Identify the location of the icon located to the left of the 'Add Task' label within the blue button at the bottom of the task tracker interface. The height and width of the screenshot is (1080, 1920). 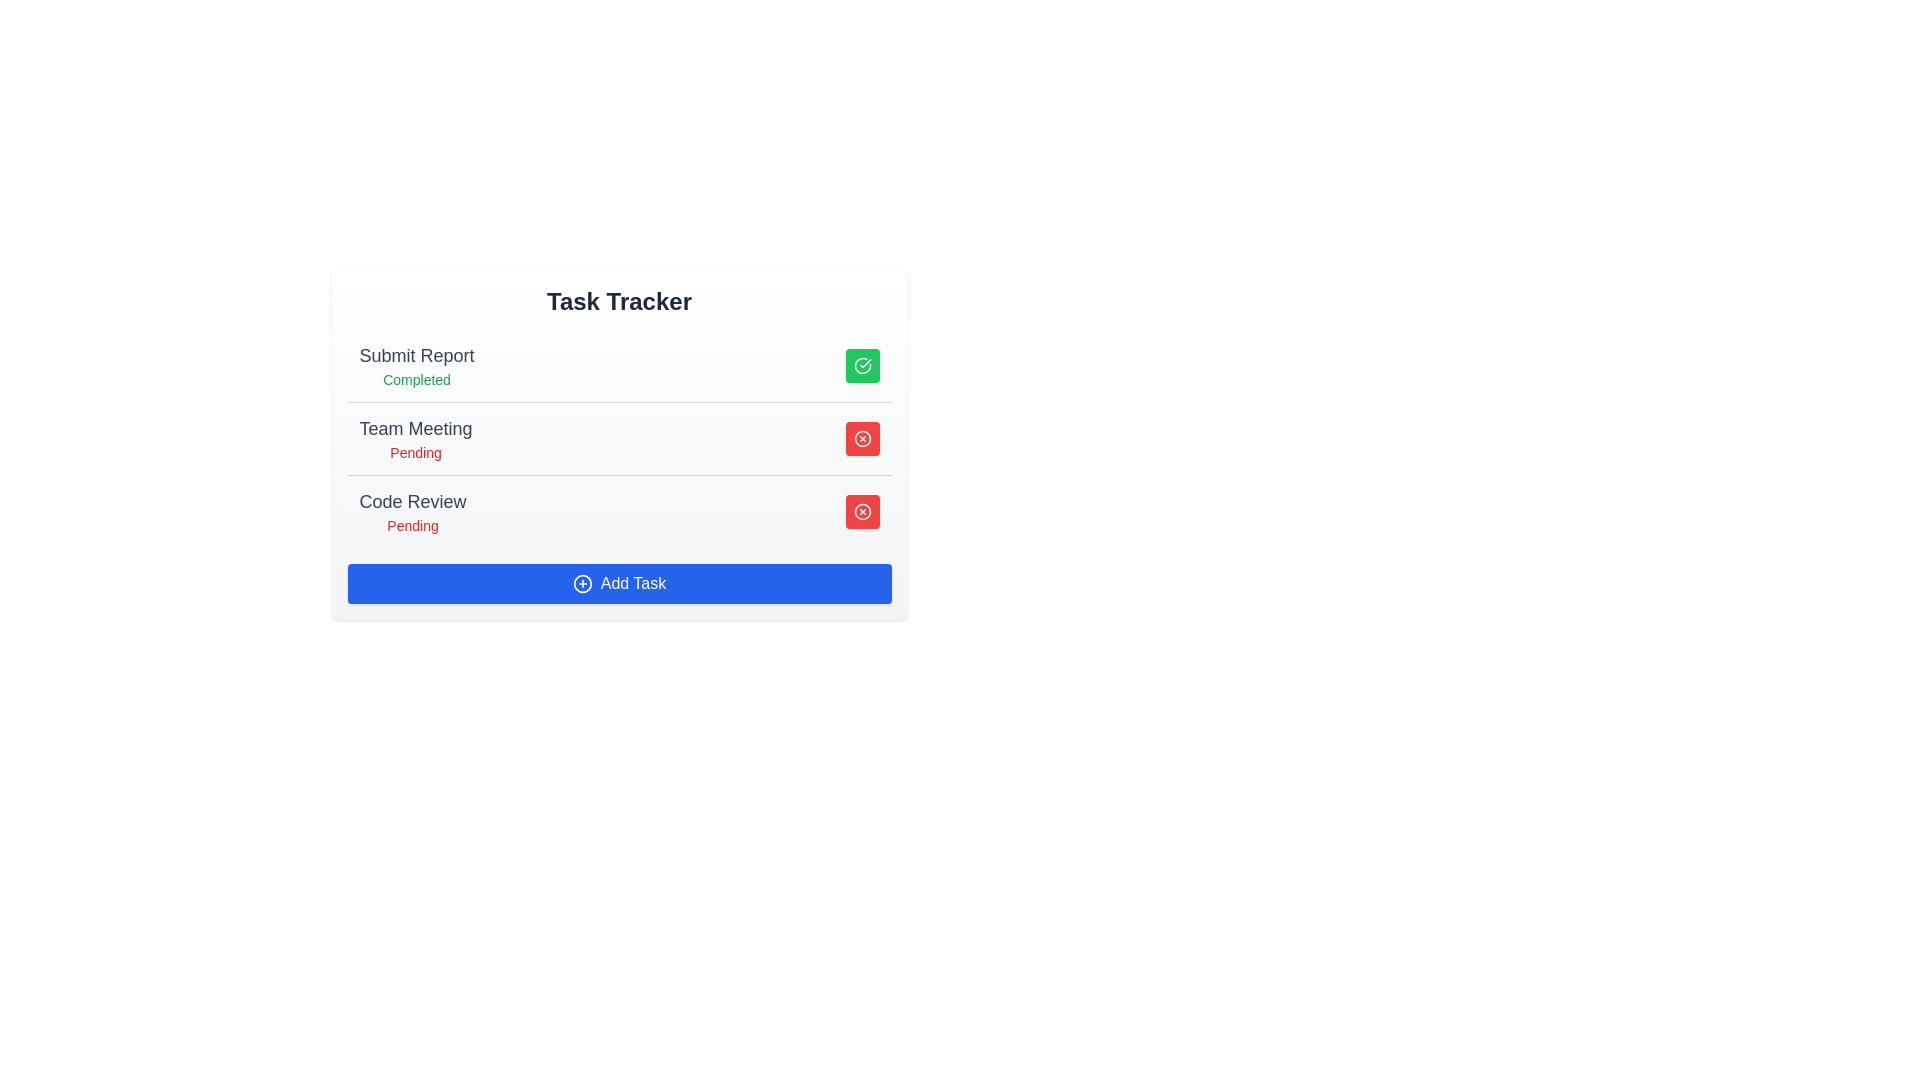
(581, 583).